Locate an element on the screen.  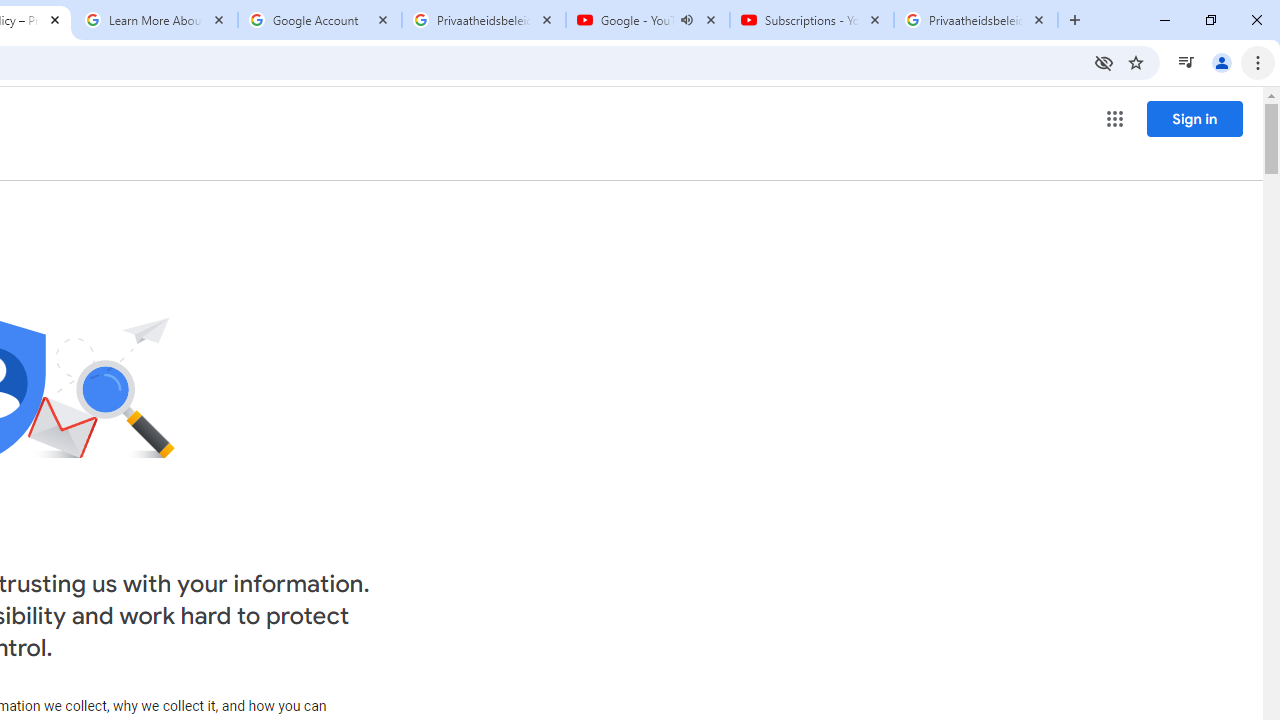
'Google Account' is located at coordinates (320, 20).